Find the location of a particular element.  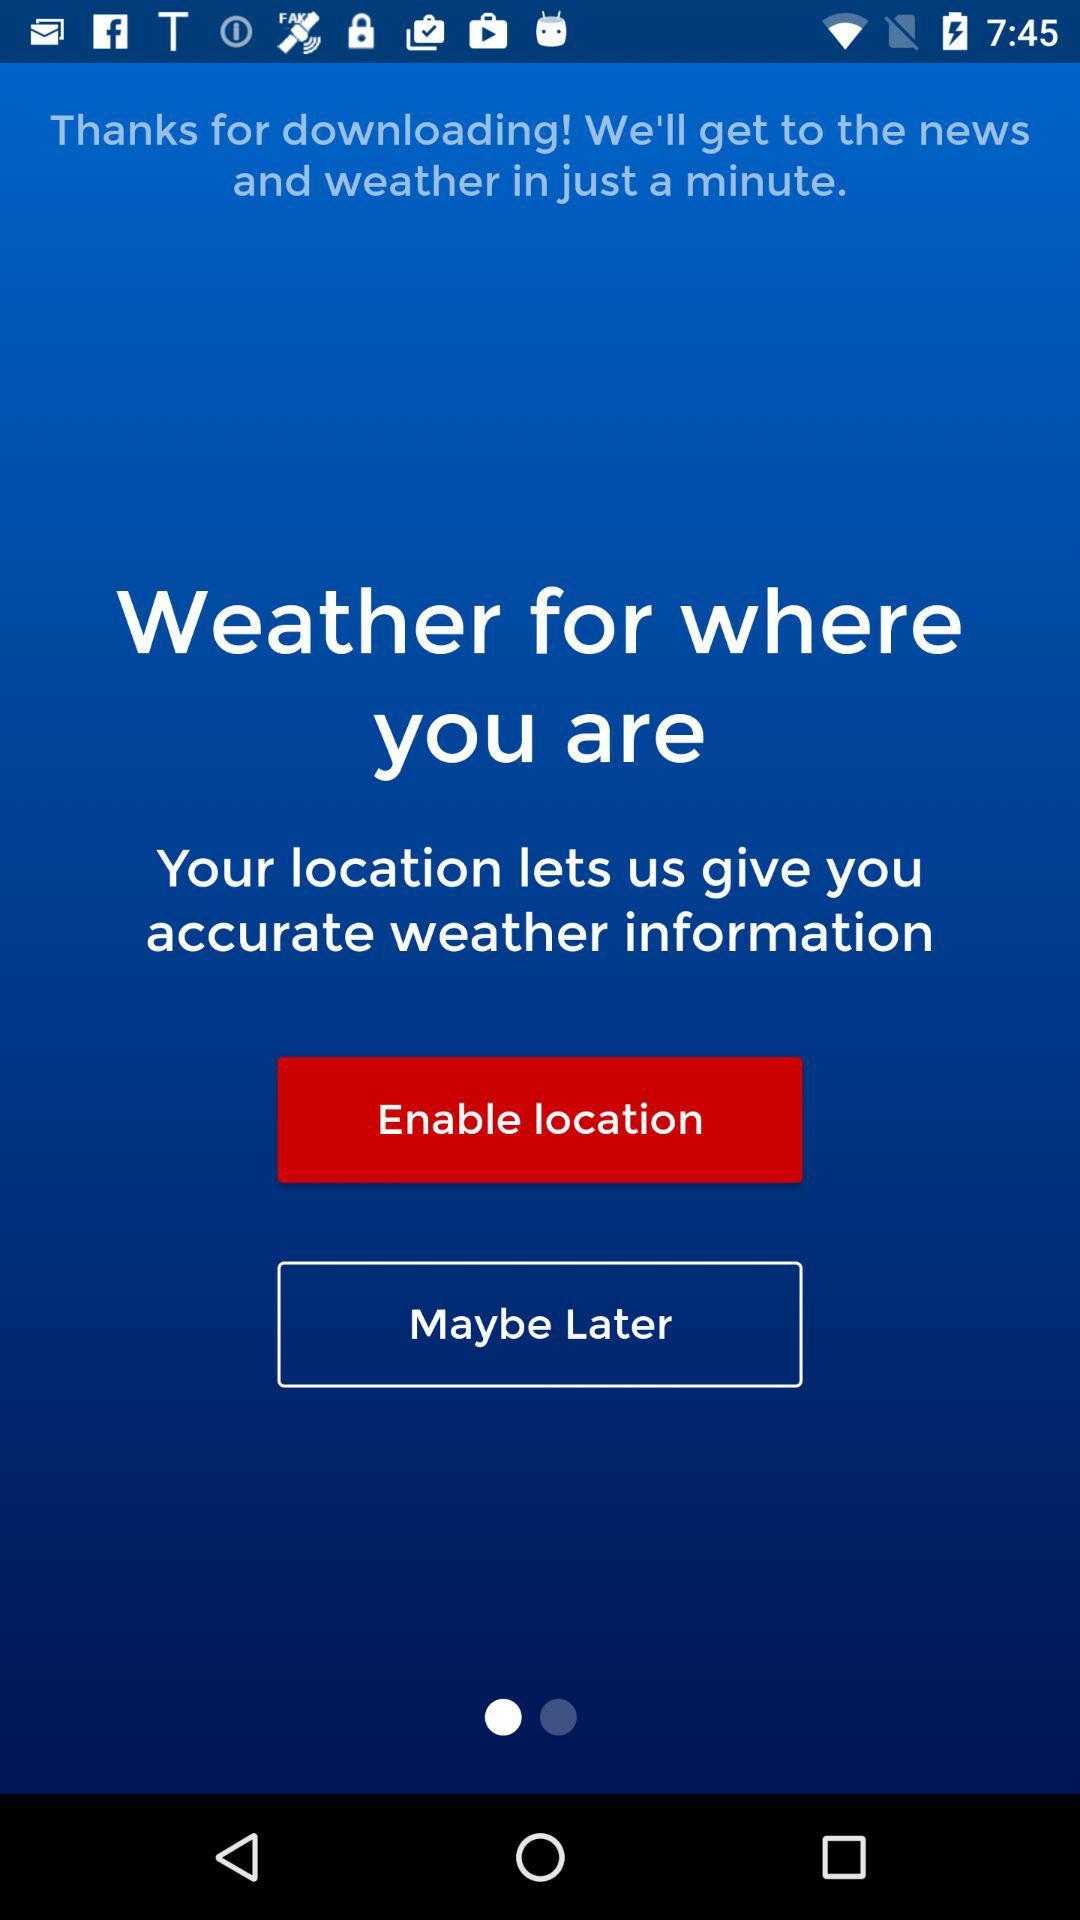

item above maybe later item is located at coordinates (540, 1118).